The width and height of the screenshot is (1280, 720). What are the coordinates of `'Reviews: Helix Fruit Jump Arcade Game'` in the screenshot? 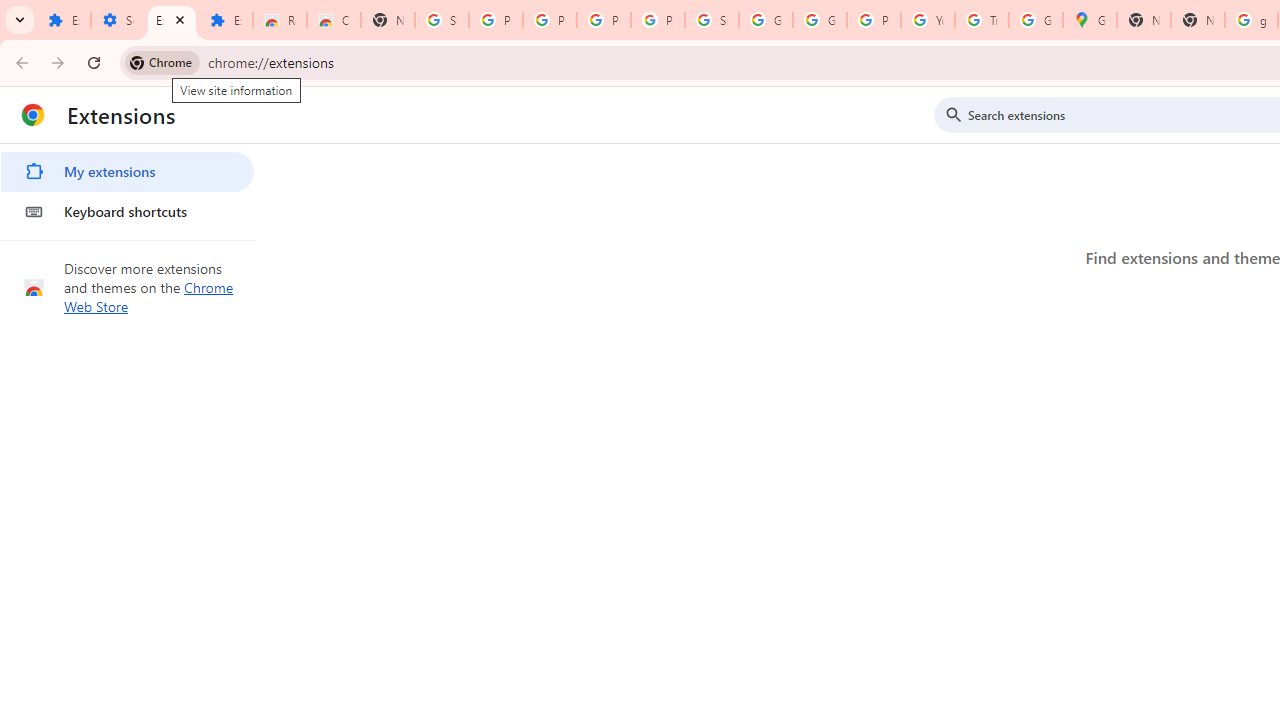 It's located at (279, 20).